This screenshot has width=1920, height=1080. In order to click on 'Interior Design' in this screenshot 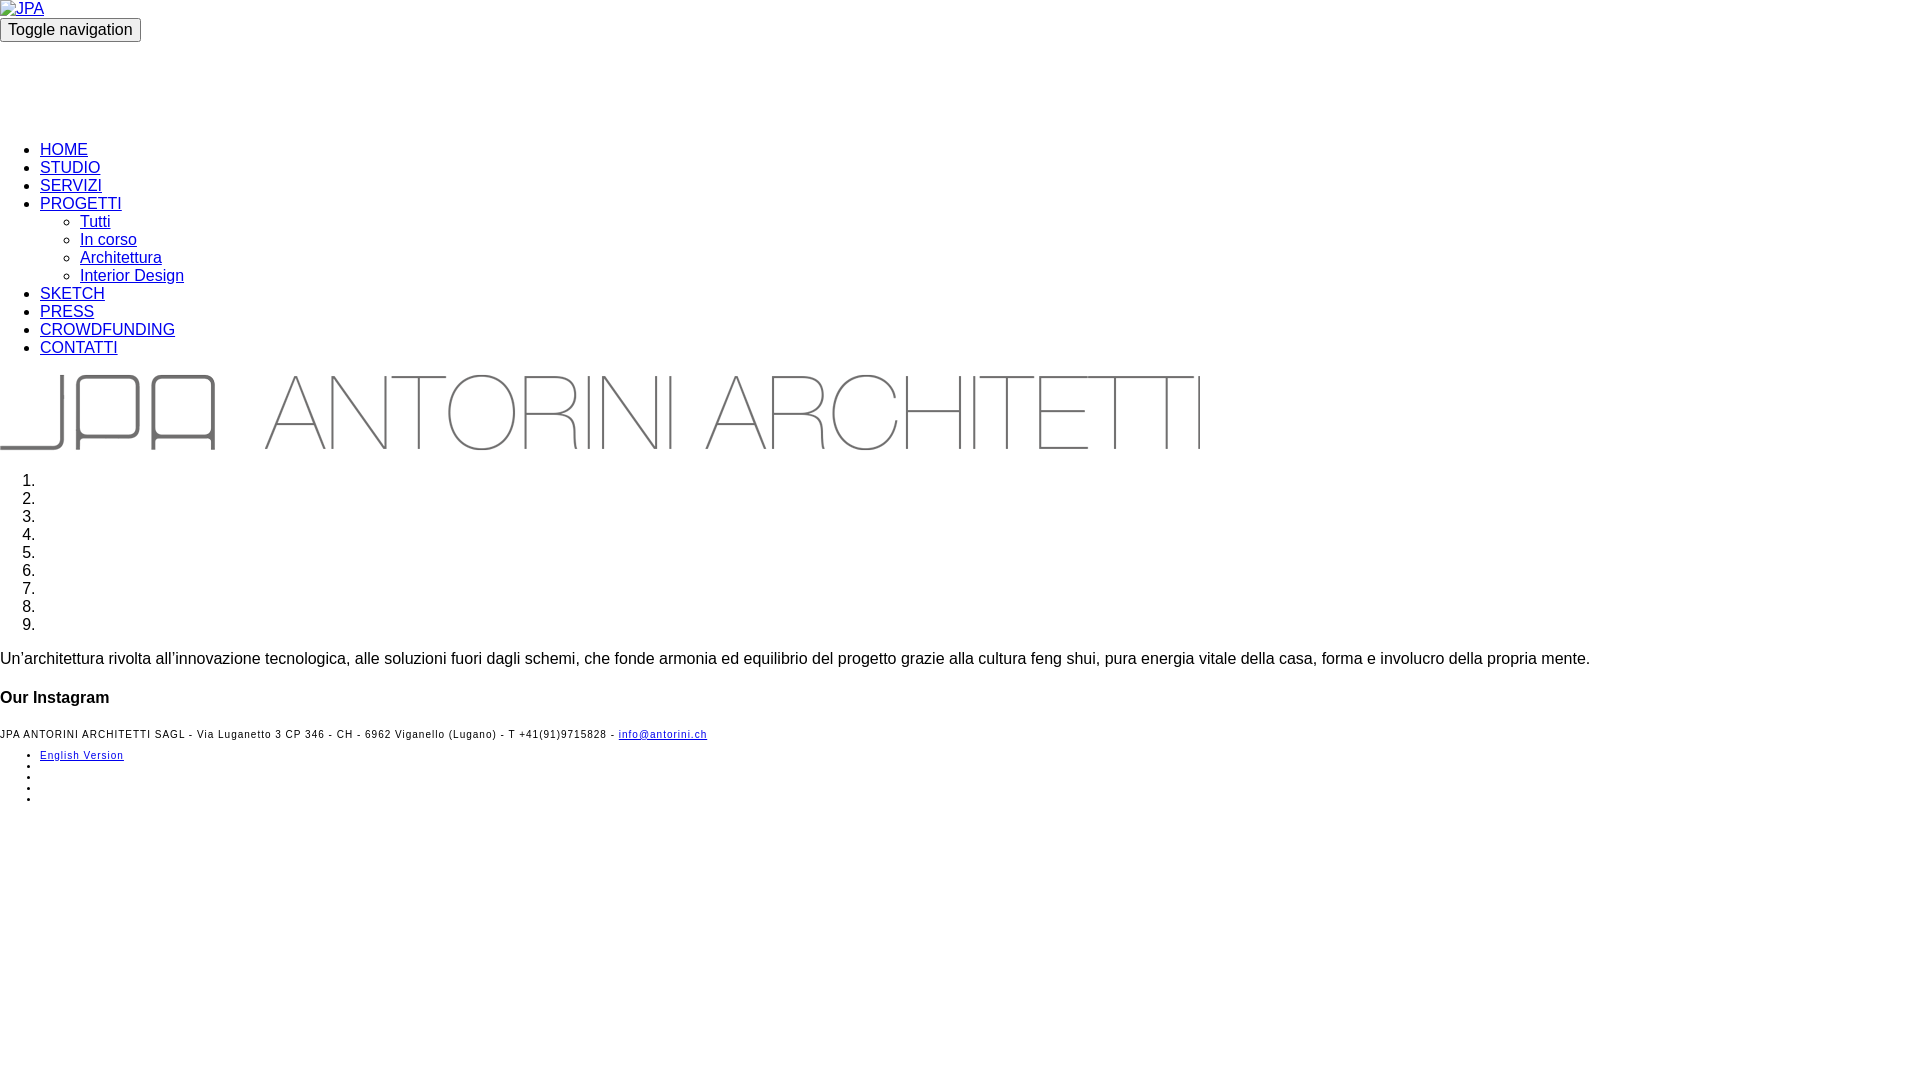, I will do `click(131, 275)`.